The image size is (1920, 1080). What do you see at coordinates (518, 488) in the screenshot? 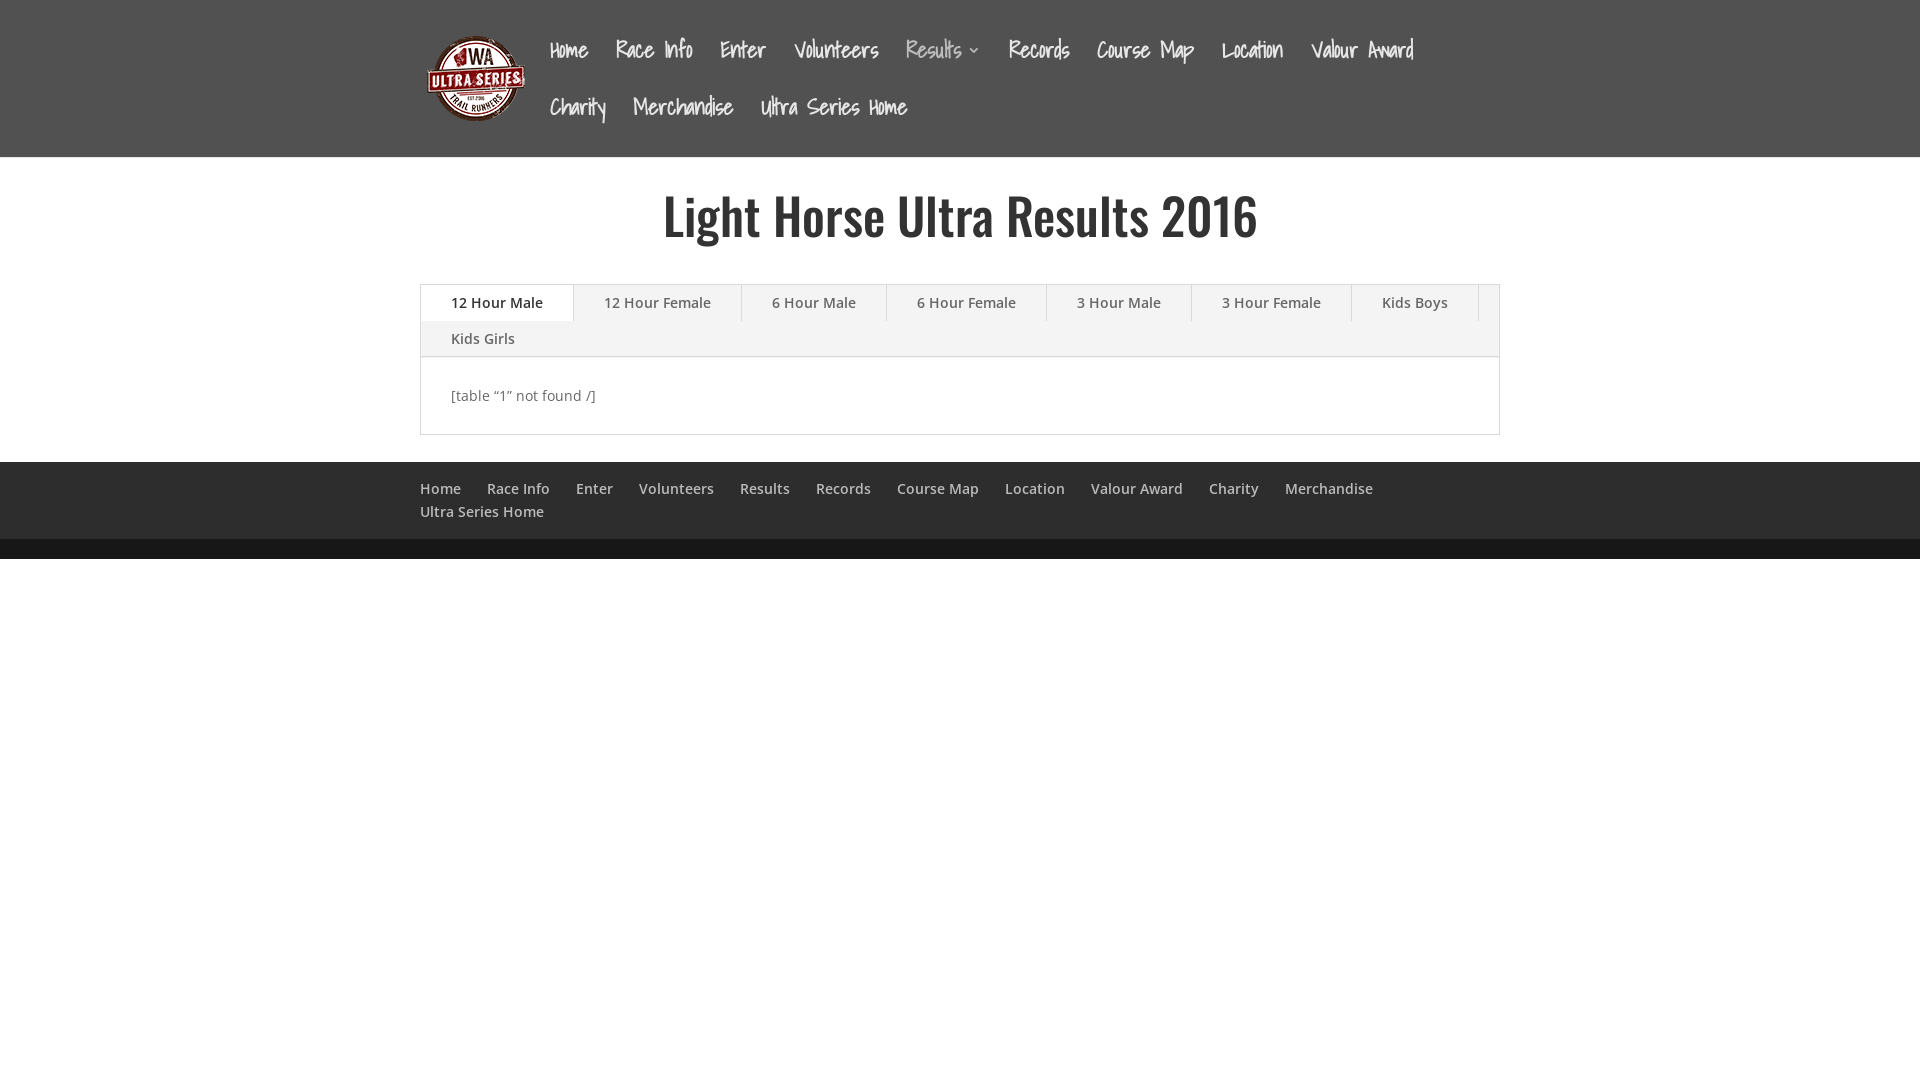
I see `'Race Info'` at bounding box center [518, 488].